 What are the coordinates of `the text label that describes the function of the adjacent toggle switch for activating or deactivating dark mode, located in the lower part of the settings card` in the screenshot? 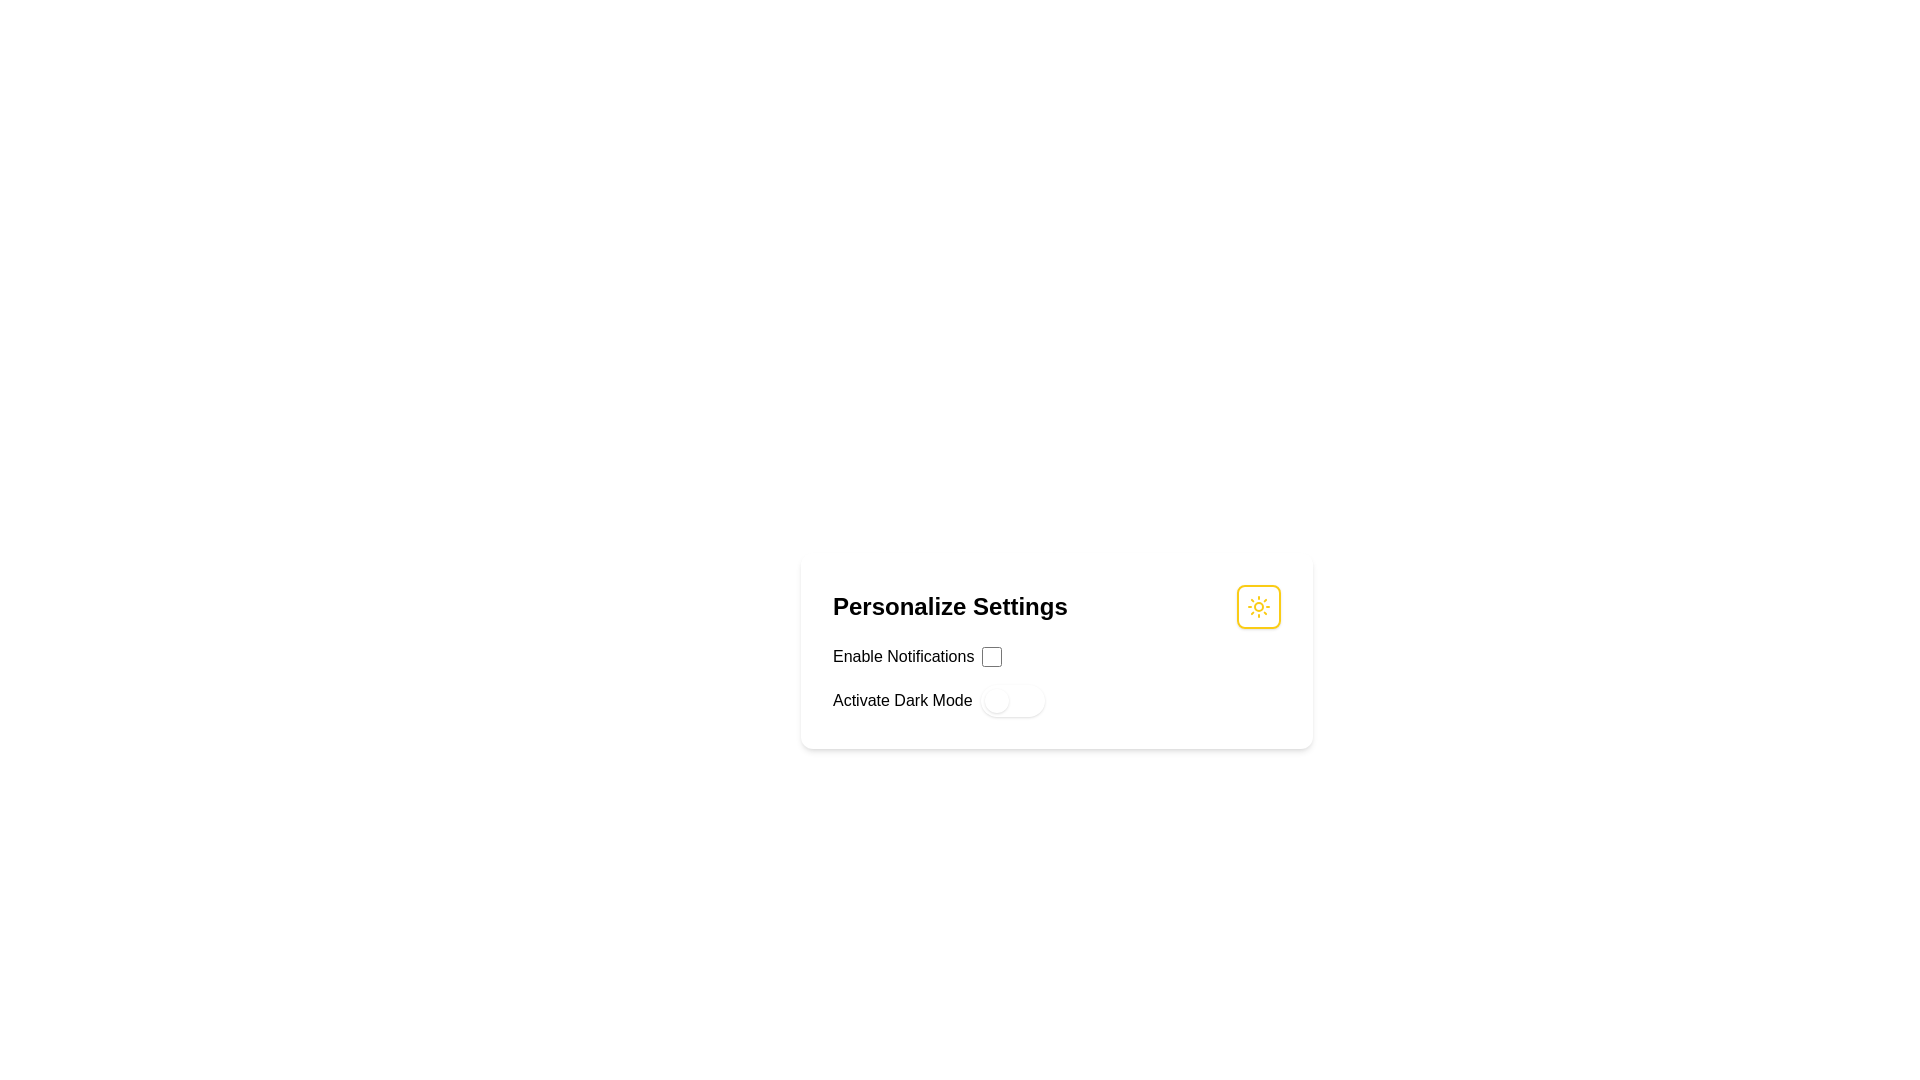 It's located at (901, 700).